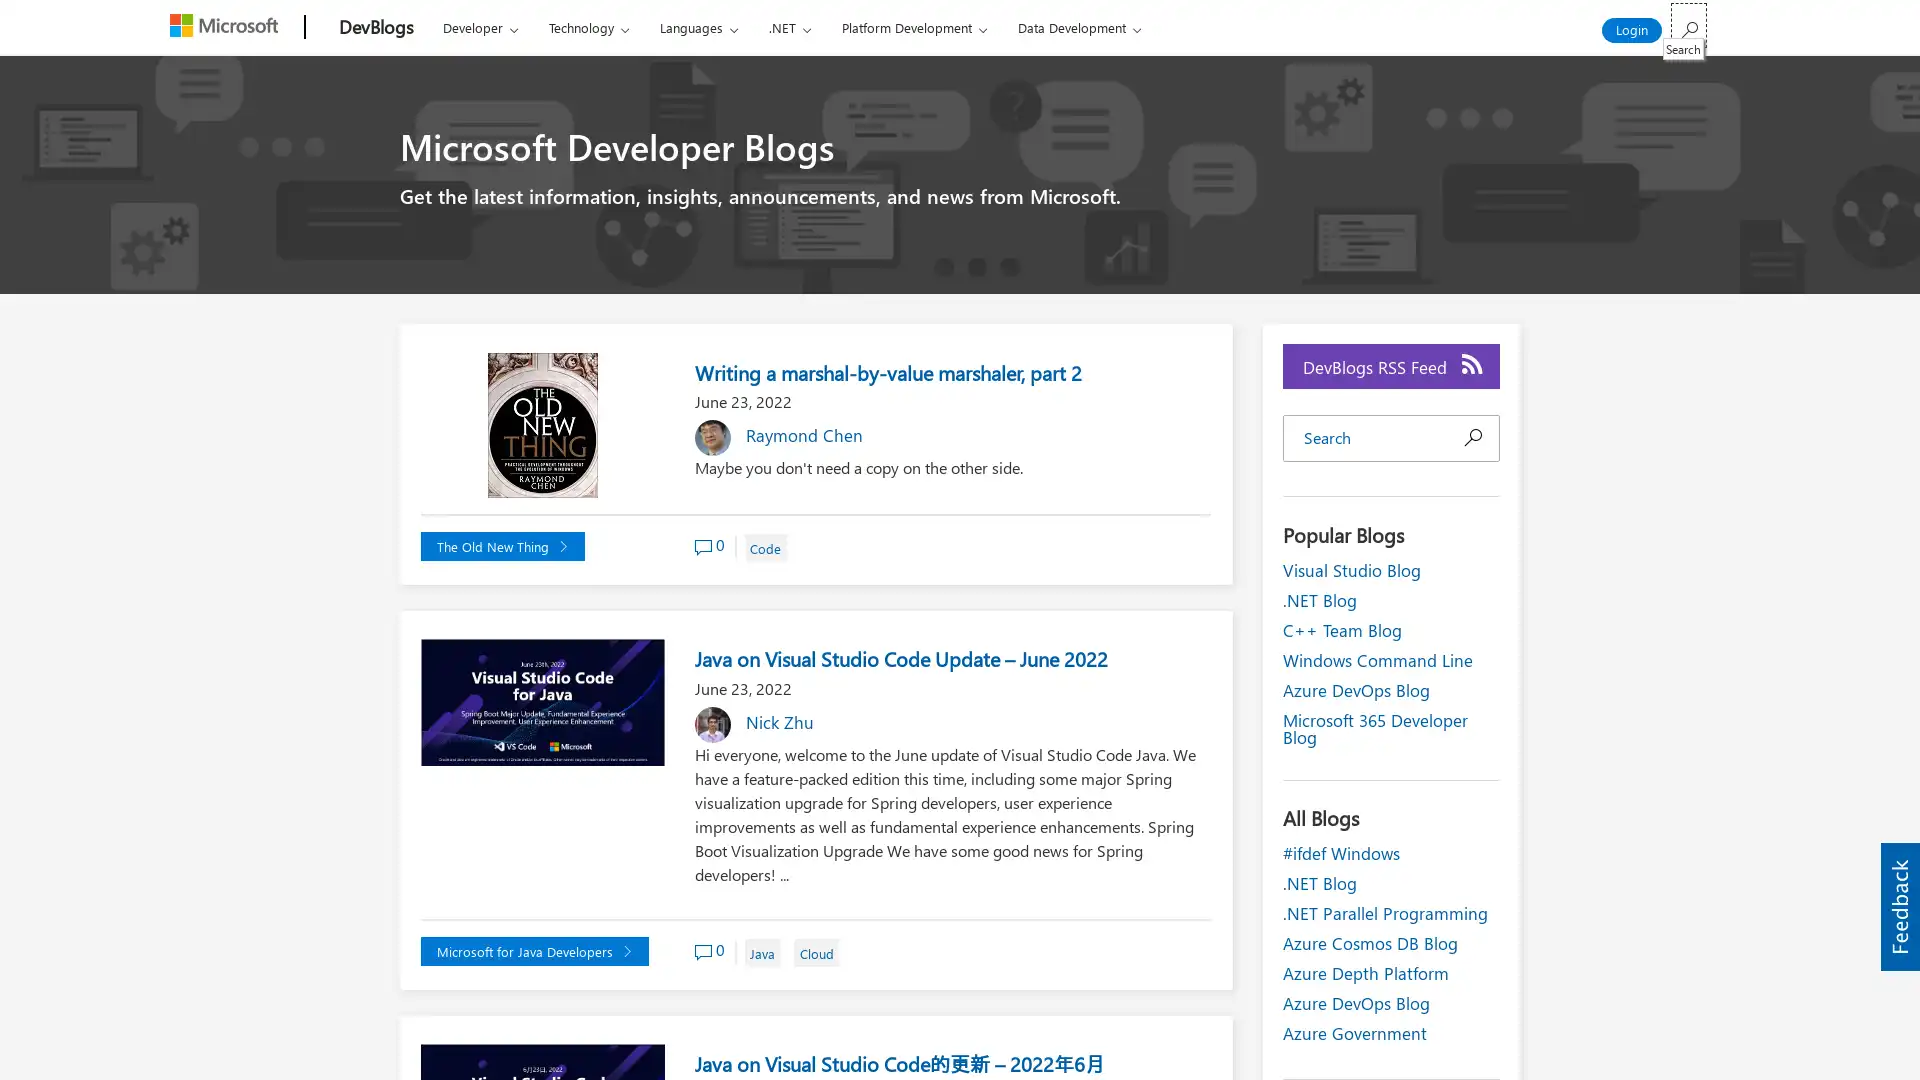  I want to click on Platform Development, so click(912, 27).